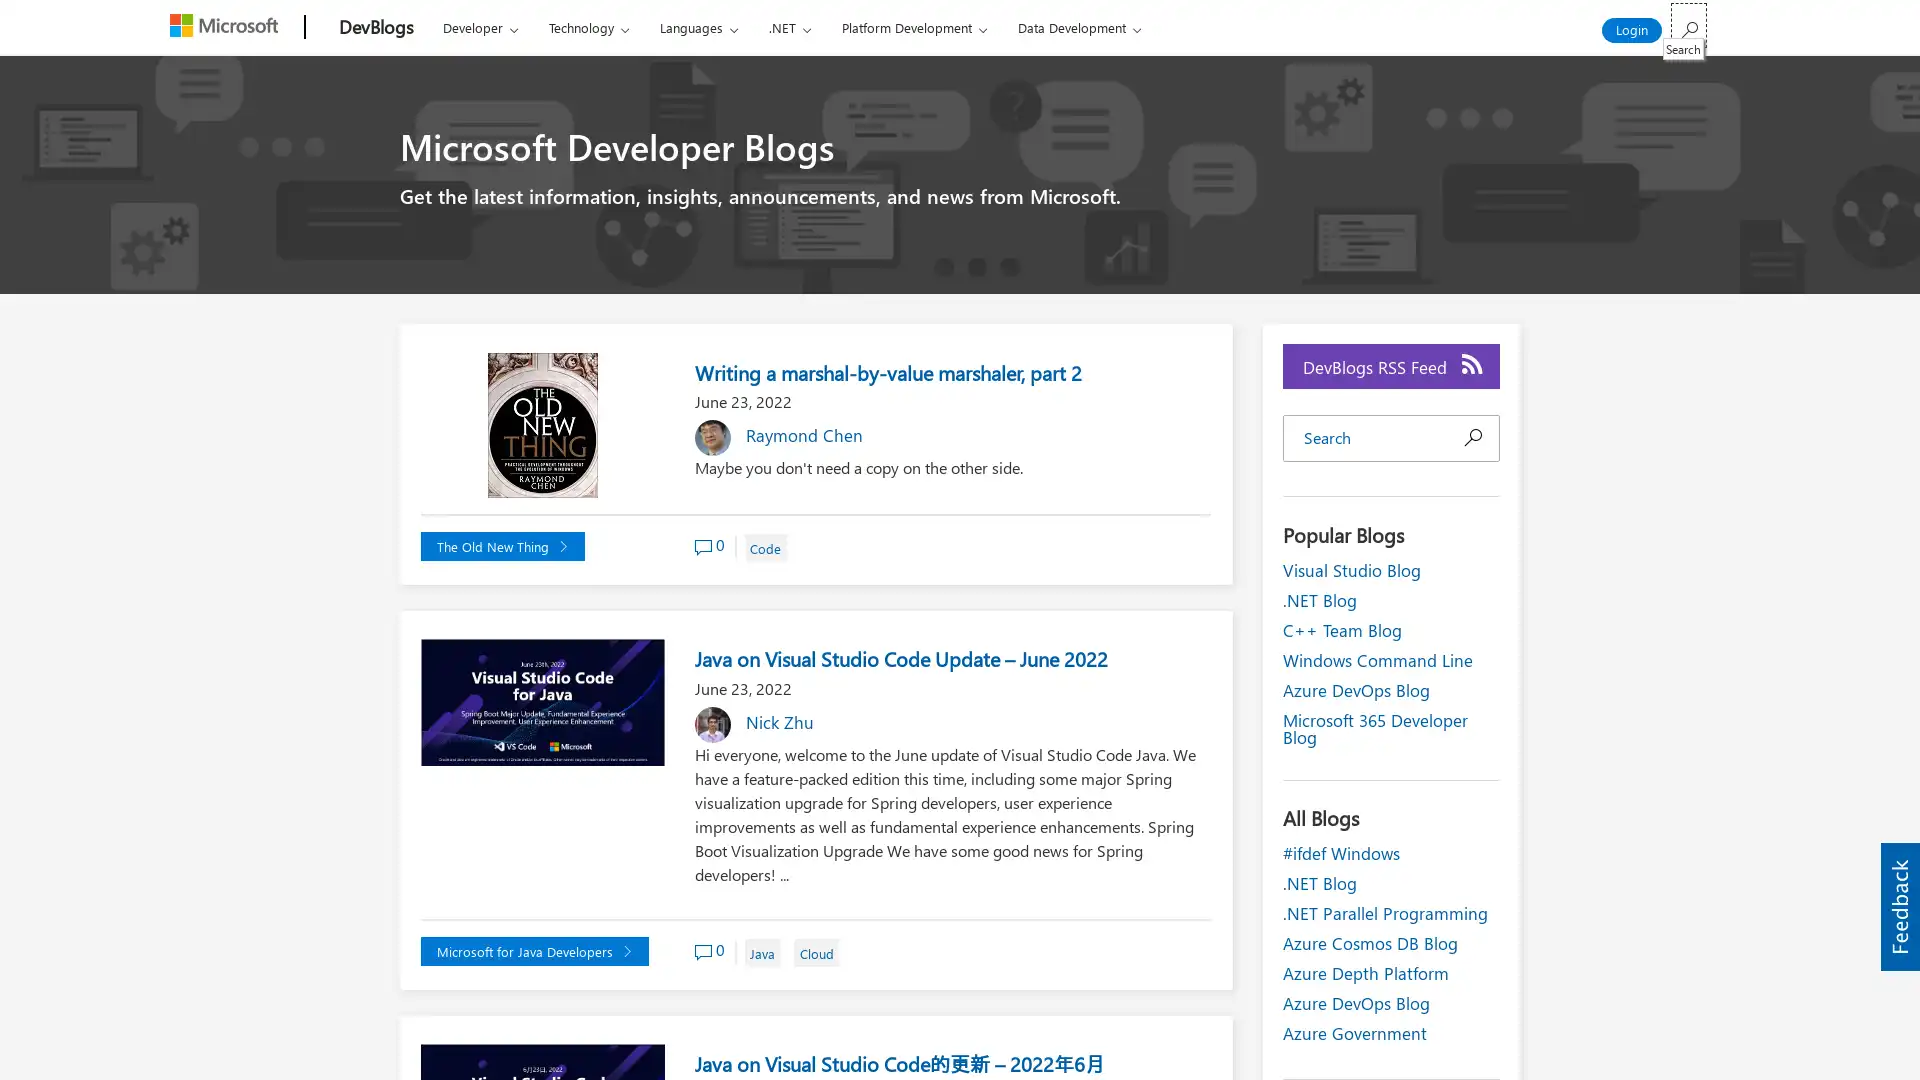  I want to click on Platform Development, so click(912, 27).